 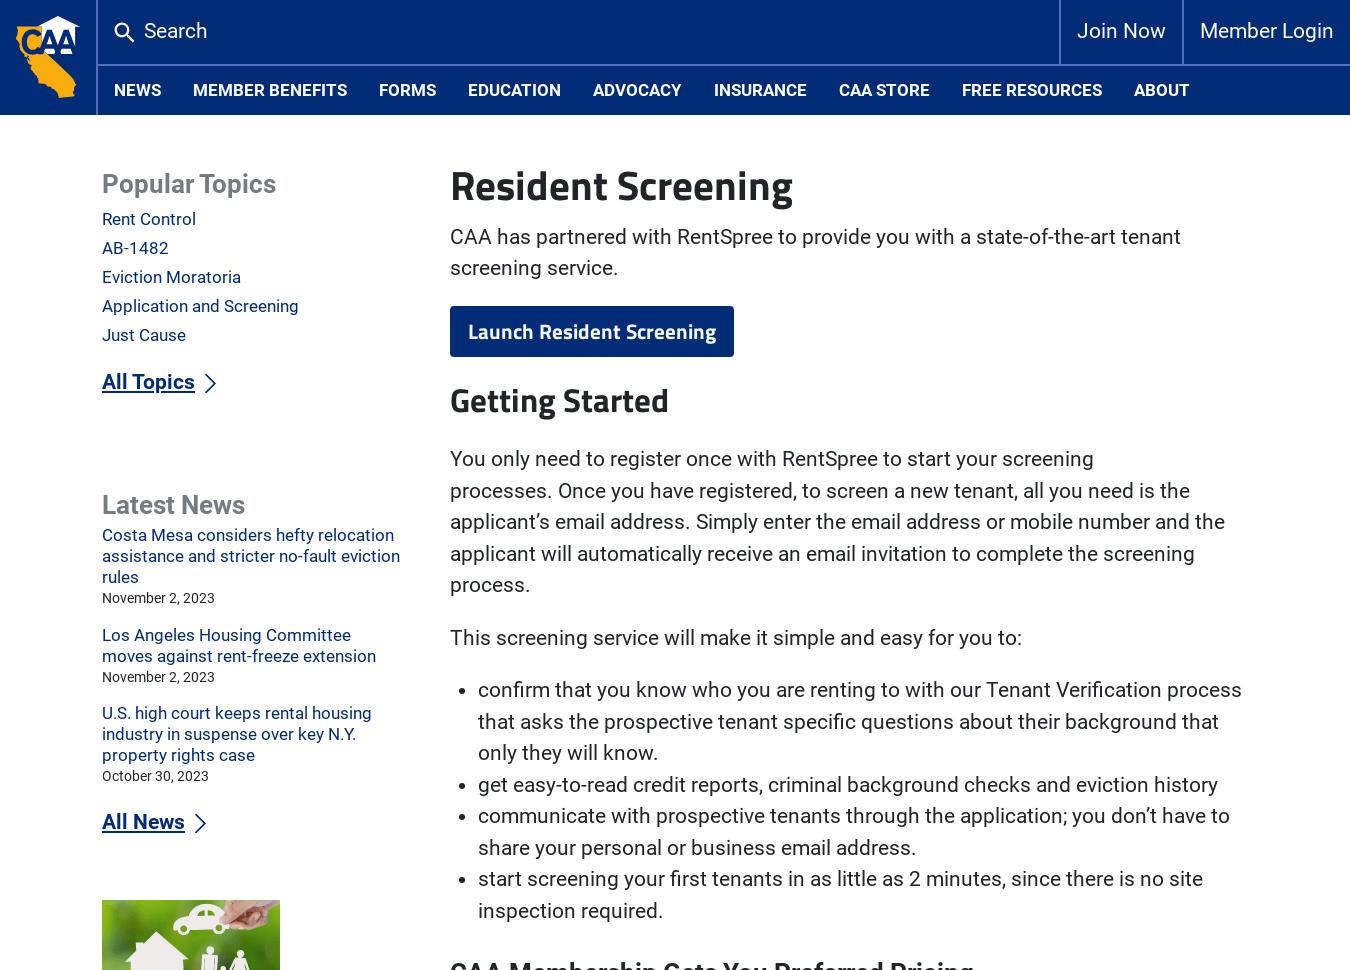 I want to click on 'Add: Eviction History: +$6.00', so click(x=449, y=219).